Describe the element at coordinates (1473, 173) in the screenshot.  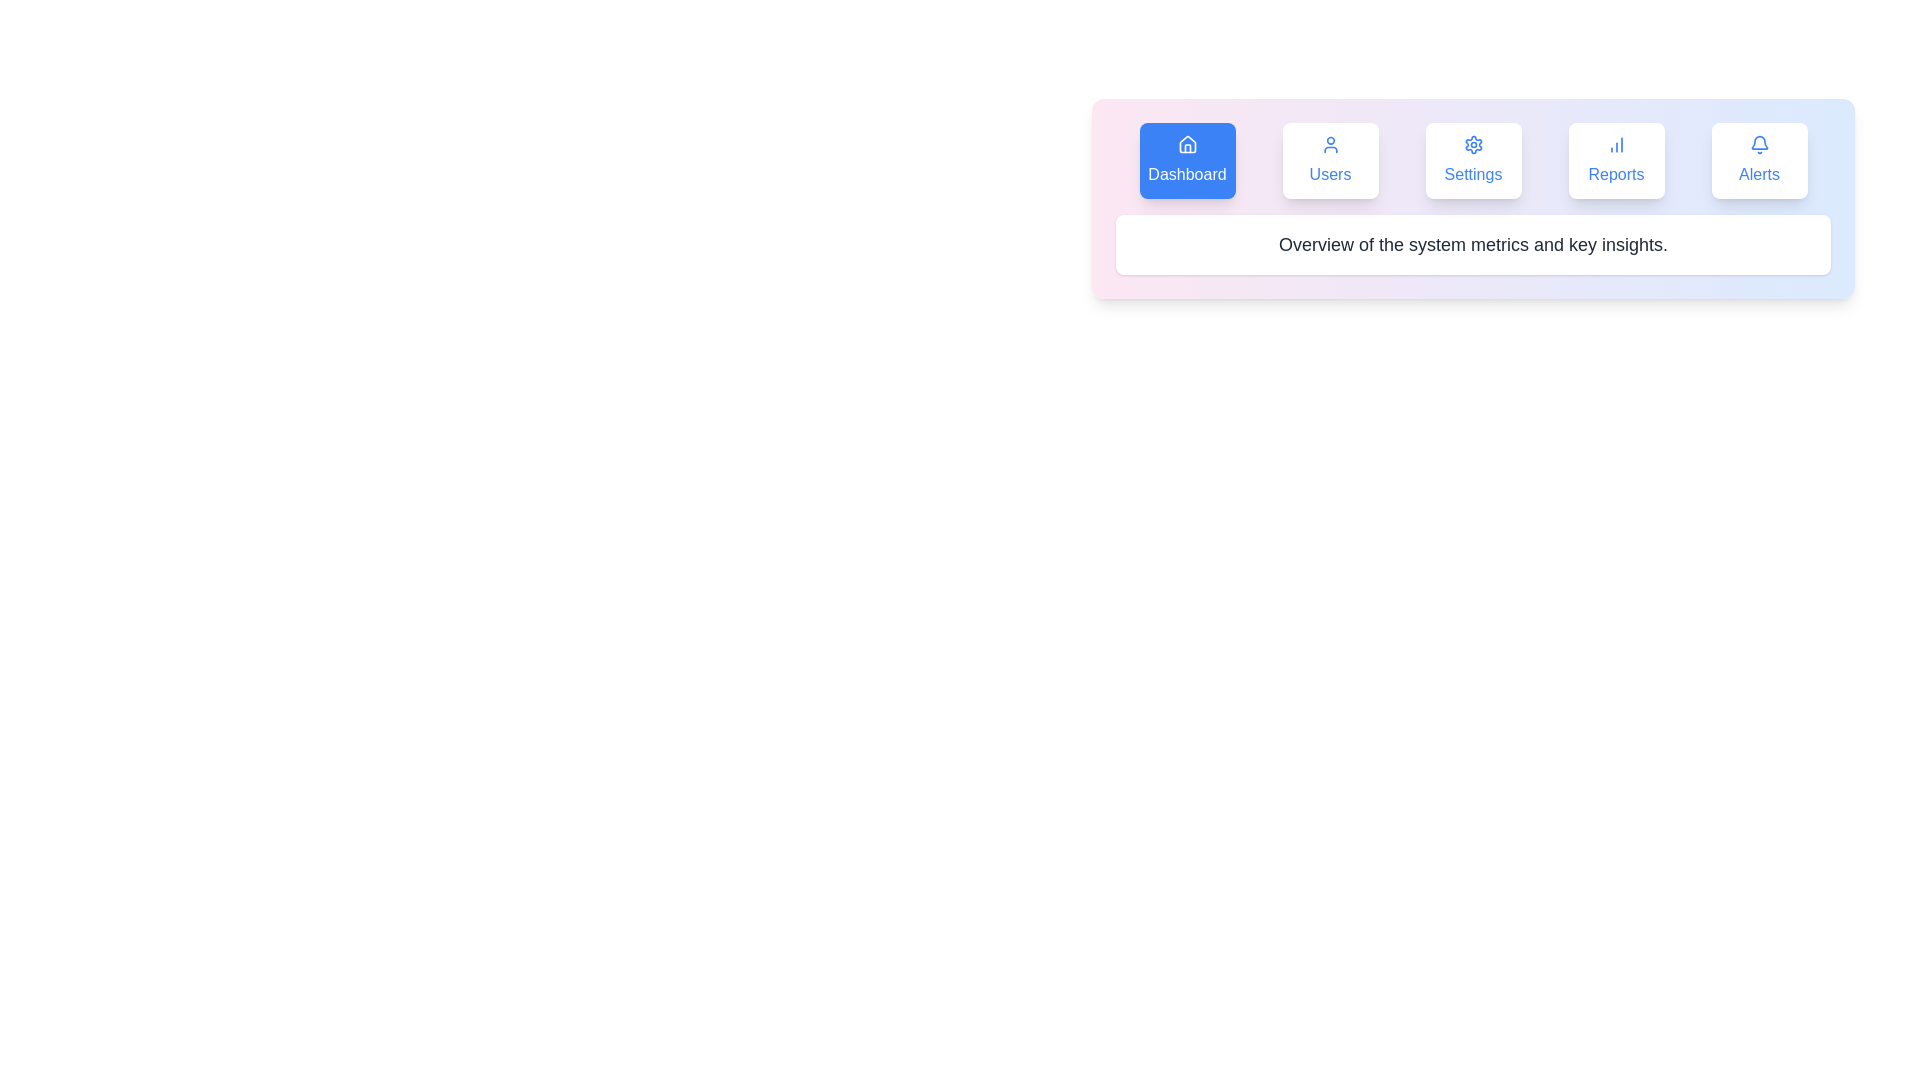
I see `the 'Settings' text label, which is located beneath the cogwheel icon and clarifies the function of the 'Settings' button in the navigation bar` at that location.